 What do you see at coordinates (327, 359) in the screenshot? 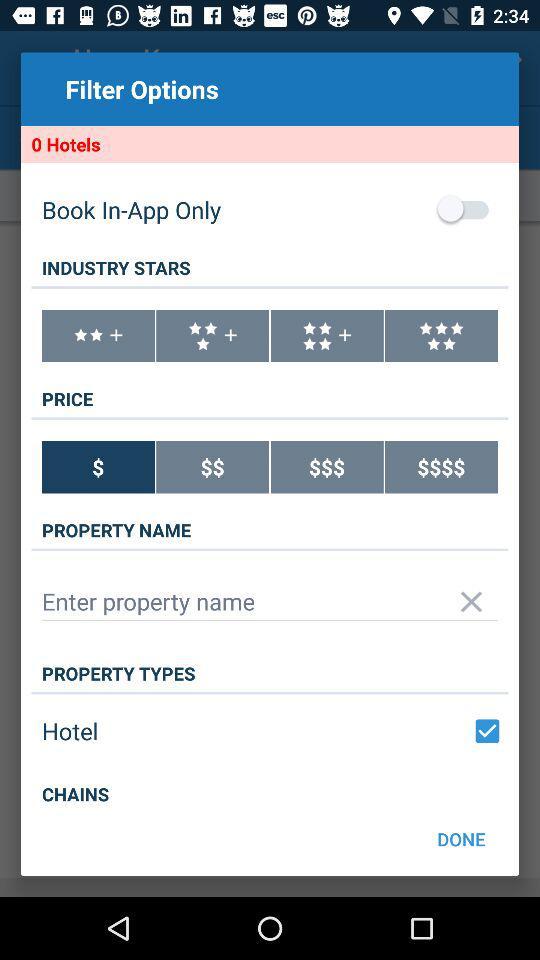
I see `the sliders icon` at bounding box center [327, 359].